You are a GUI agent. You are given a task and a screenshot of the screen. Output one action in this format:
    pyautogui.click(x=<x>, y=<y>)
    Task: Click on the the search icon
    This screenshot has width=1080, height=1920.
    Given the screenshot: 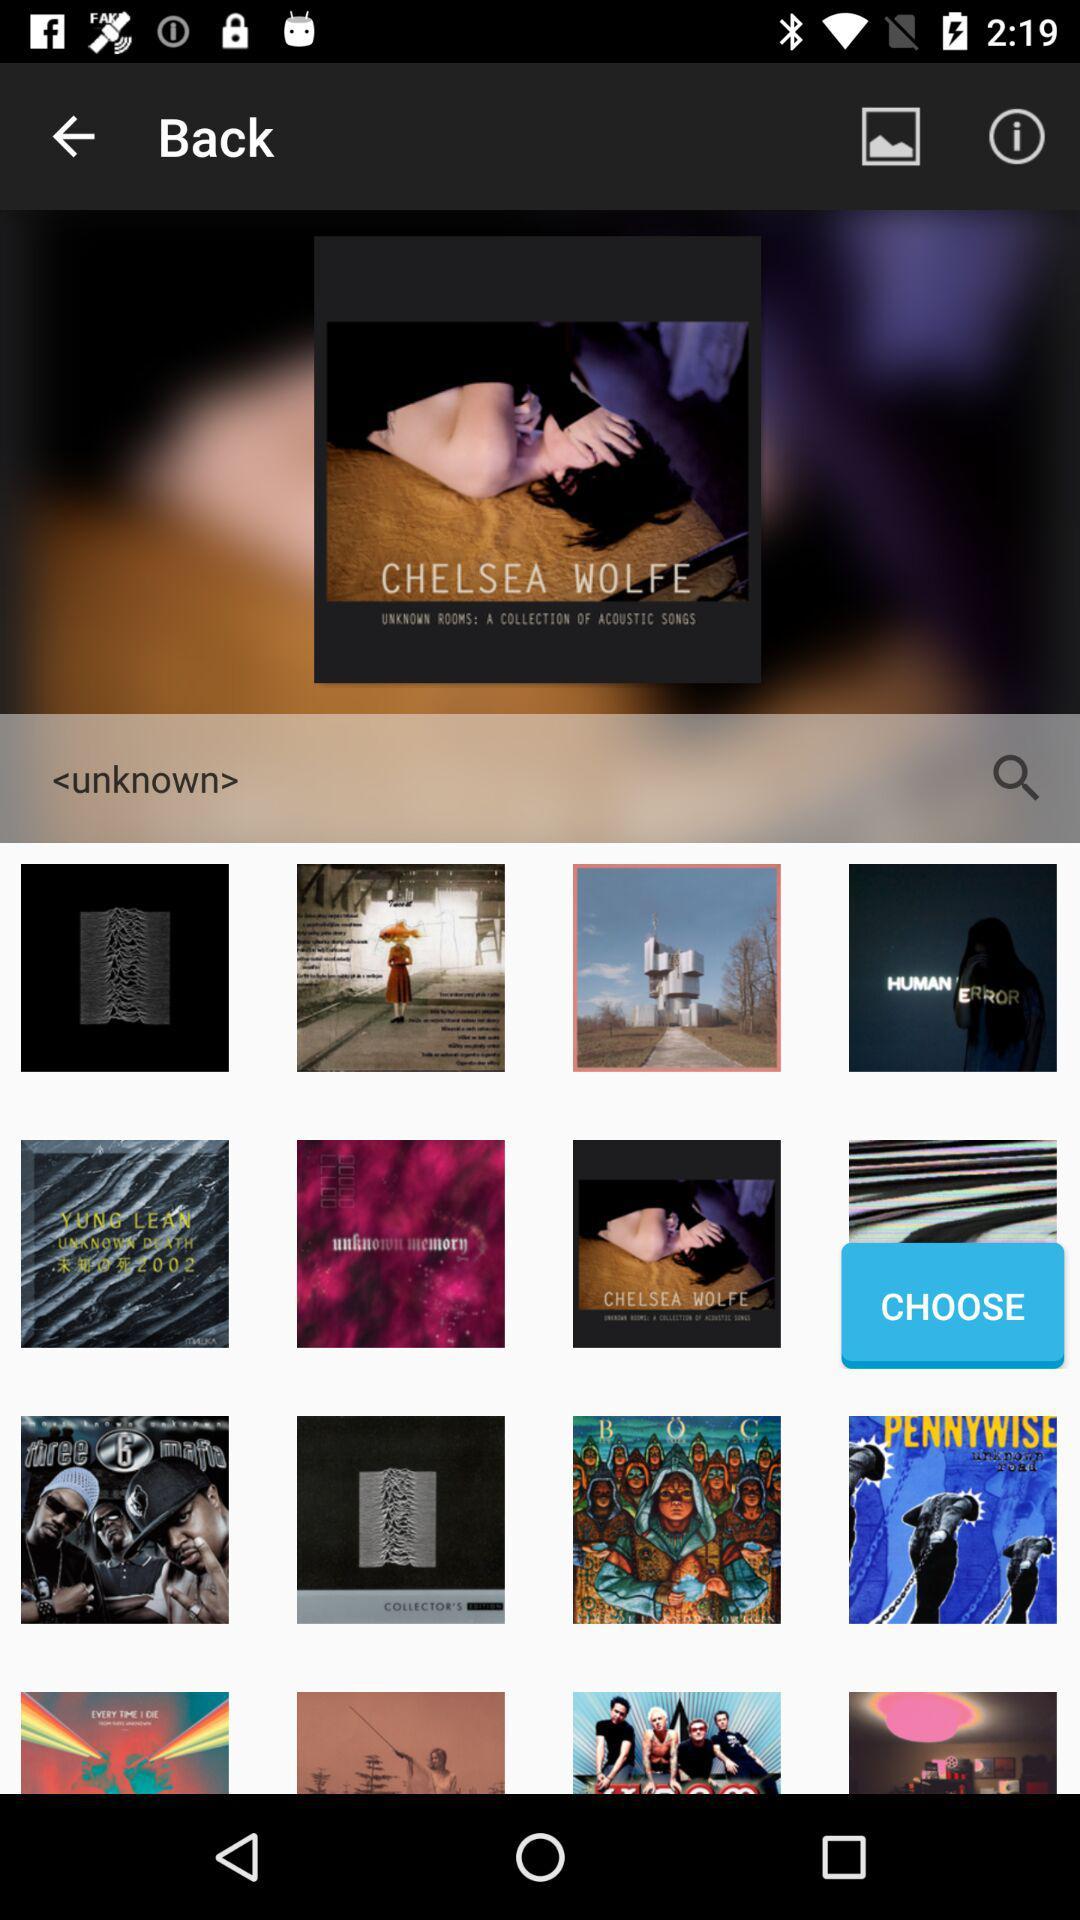 What is the action you would take?
    pyautogui.click(x=1017, y=777)
    